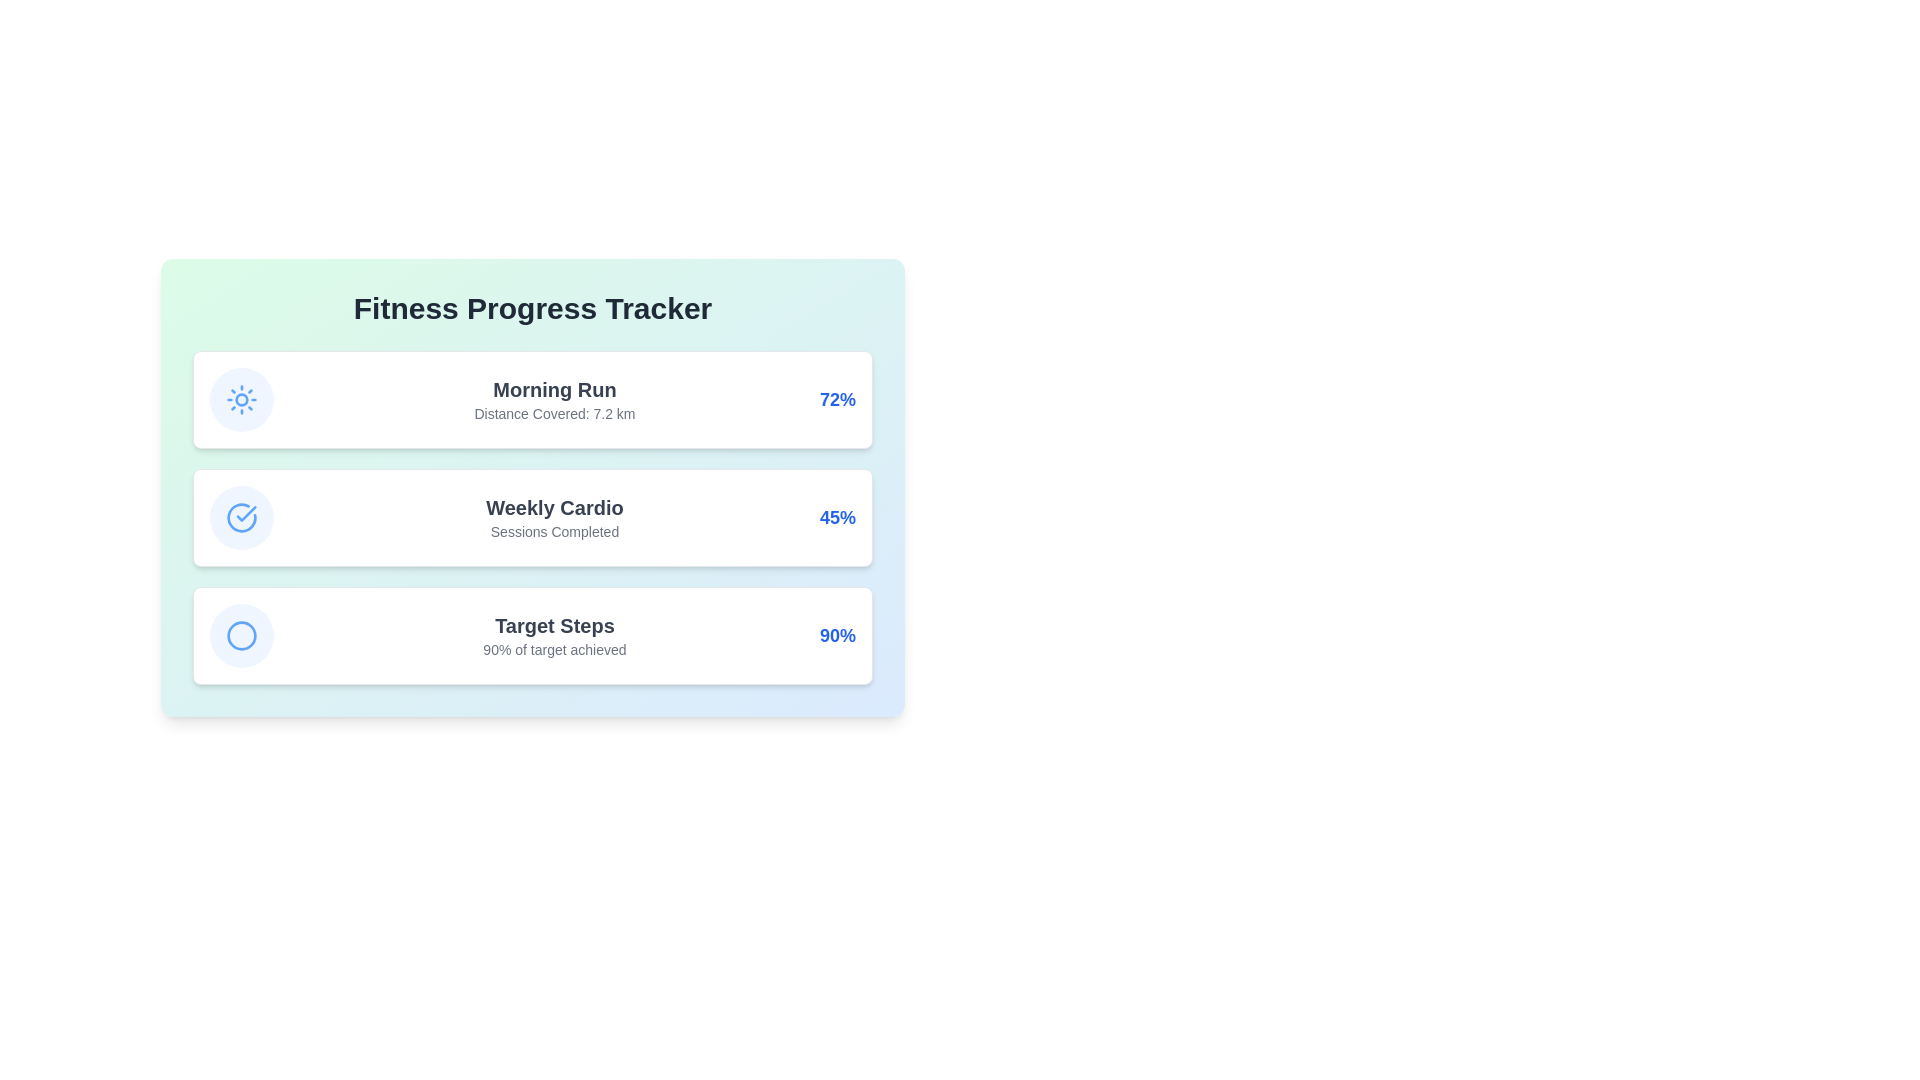  What do you see at coordinates (555, 531) in the screenshot?
I see `the Text Label that provides supplementary information for 'Weekly Cardio', positioned directly below the title and above the percentage indicator '45%'` at bounding box center [555, 531].